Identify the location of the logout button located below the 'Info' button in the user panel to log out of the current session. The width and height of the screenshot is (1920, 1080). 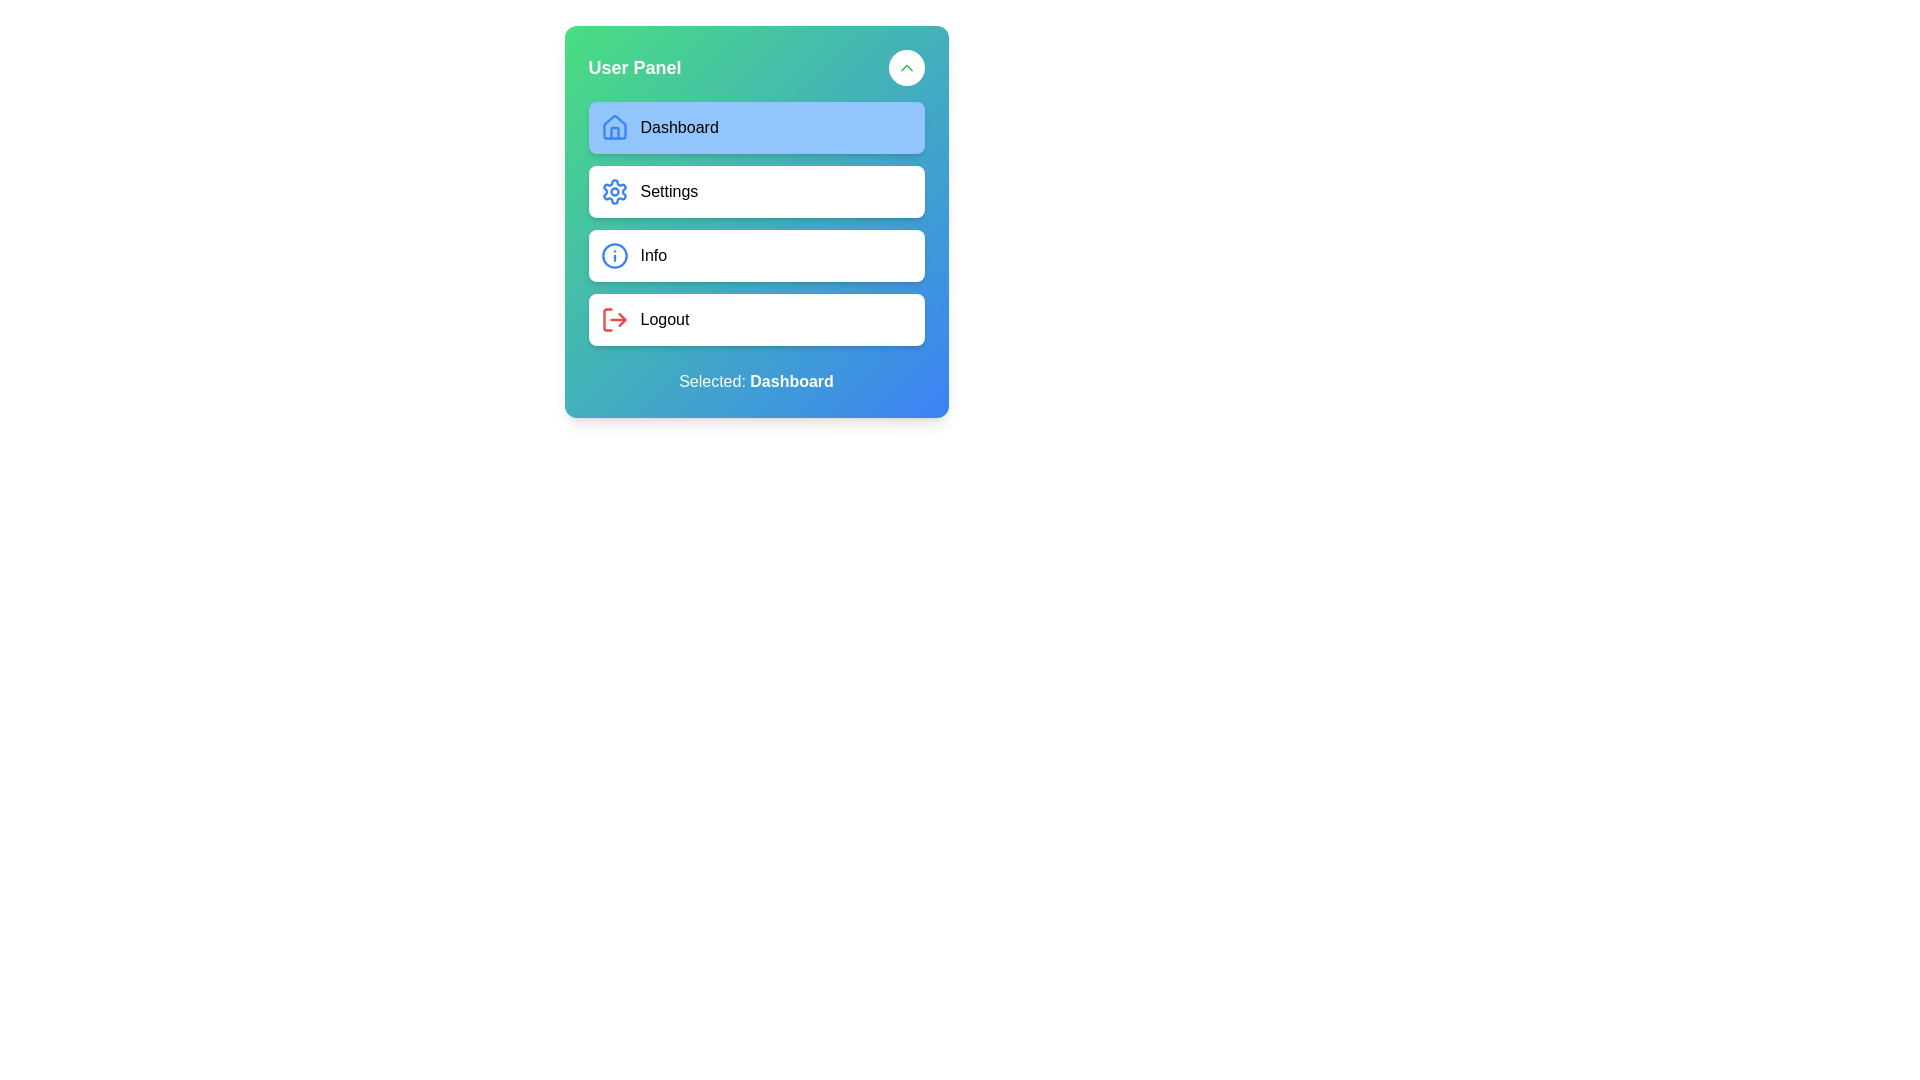
(755, 319).